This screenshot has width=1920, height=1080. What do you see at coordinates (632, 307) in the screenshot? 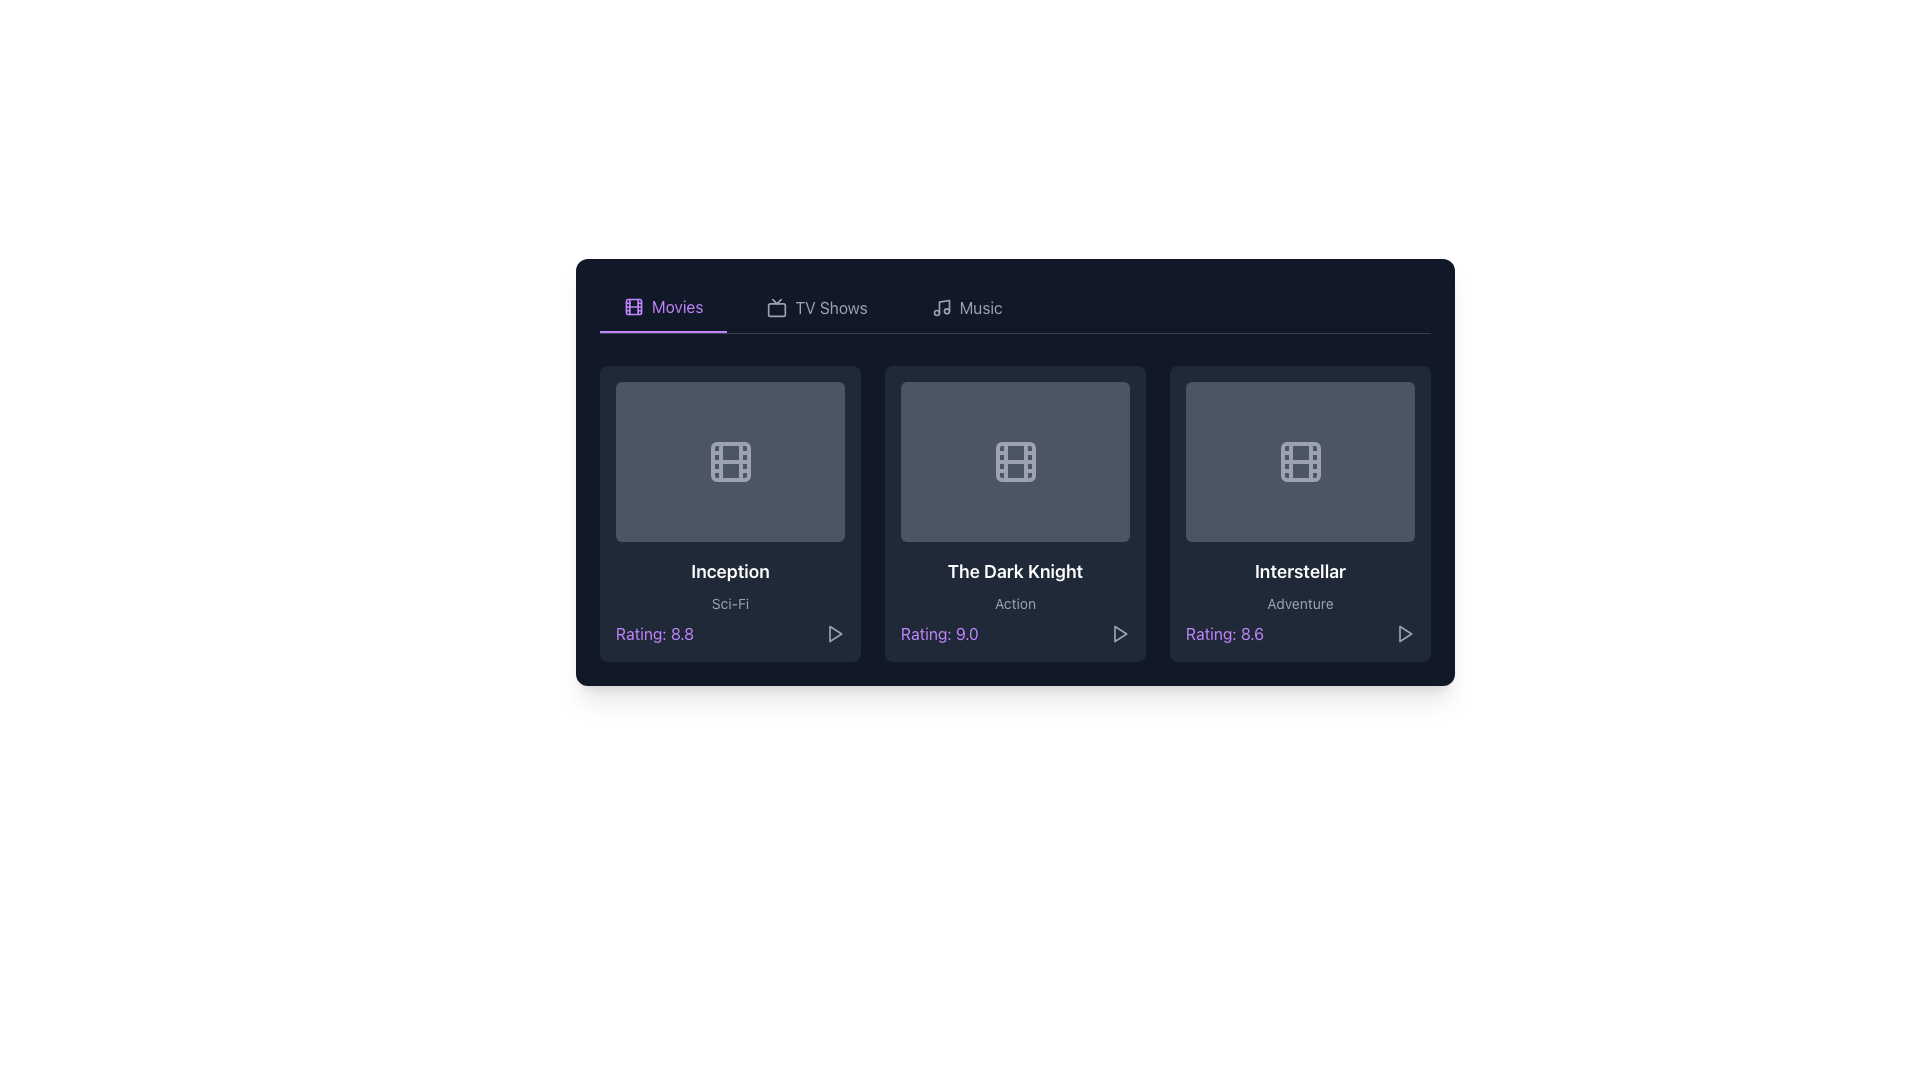
I see `the purple film icon located in the navigation bar, which is positioned to the left of the 'Movies' label` at bounding box center [632, 307].